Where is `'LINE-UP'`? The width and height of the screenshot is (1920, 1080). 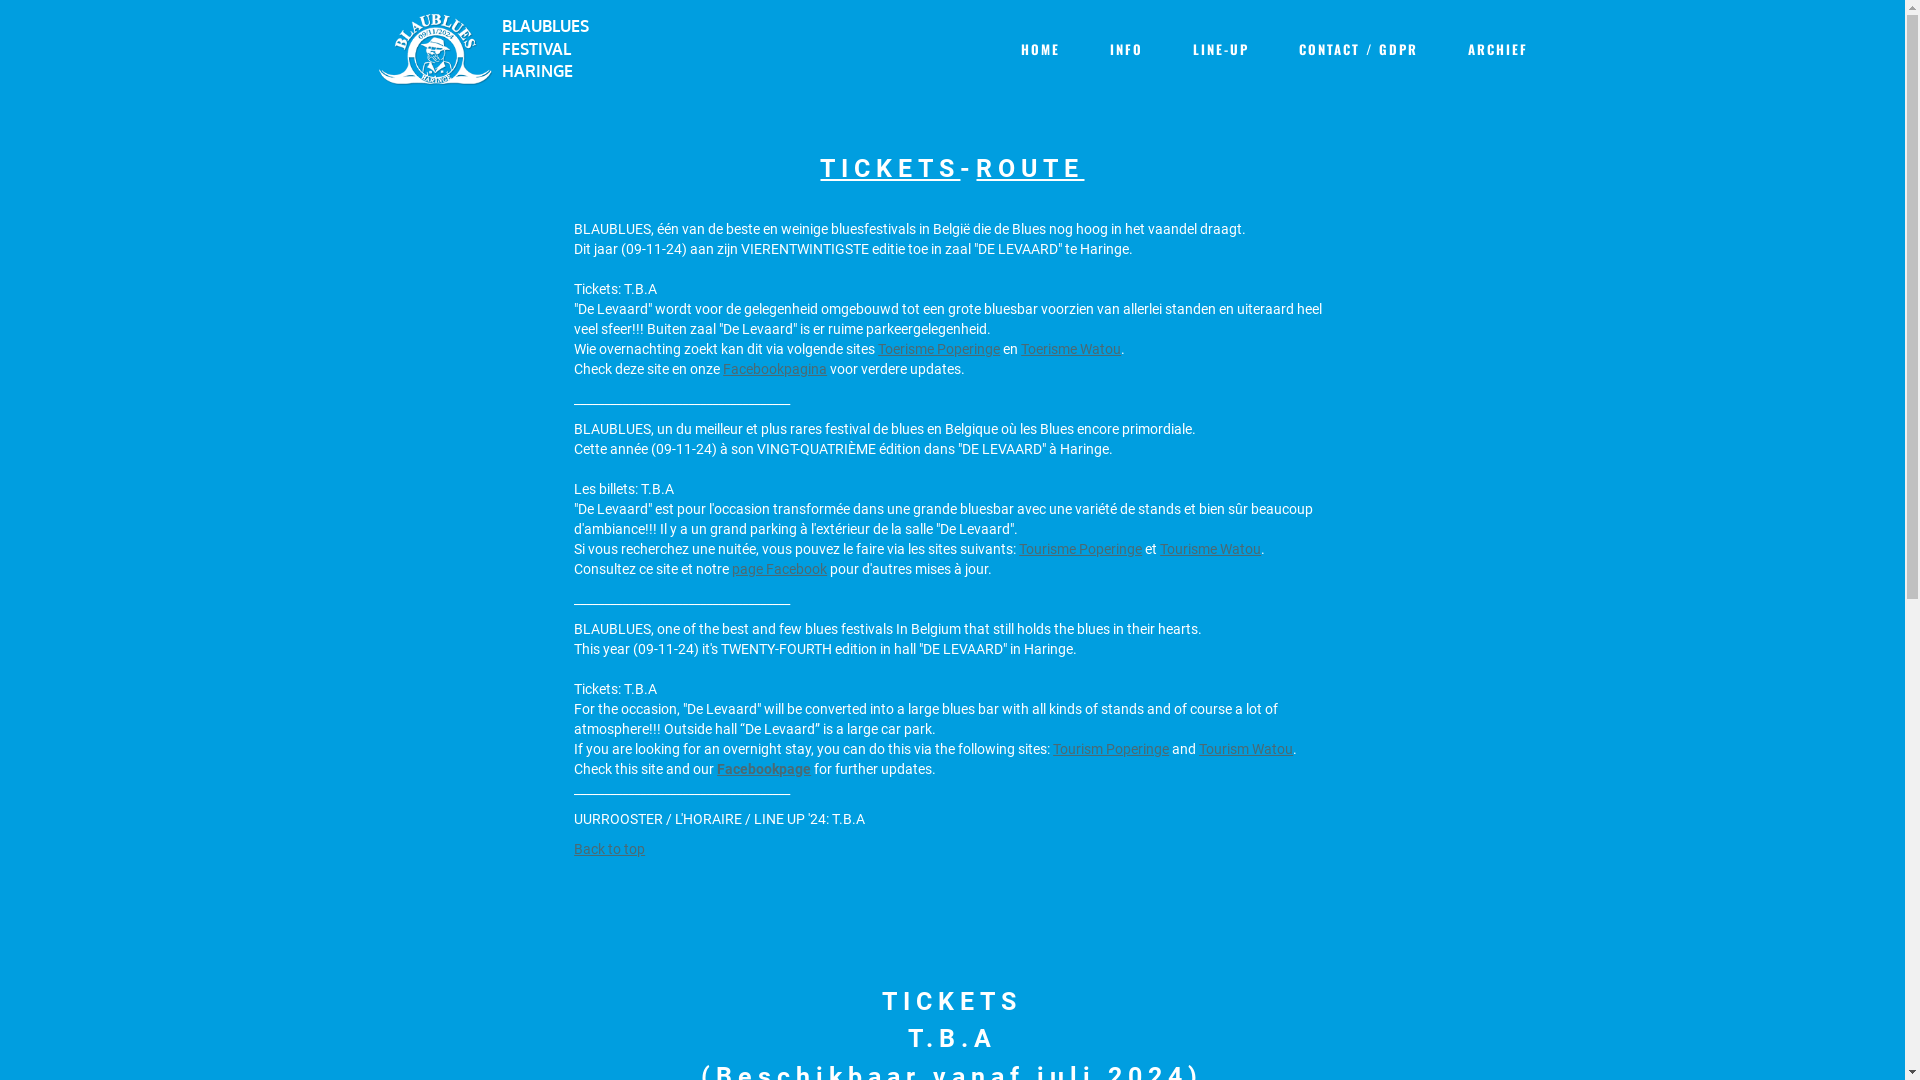
'LINE-UP' is located at coordinates (1218, 48).